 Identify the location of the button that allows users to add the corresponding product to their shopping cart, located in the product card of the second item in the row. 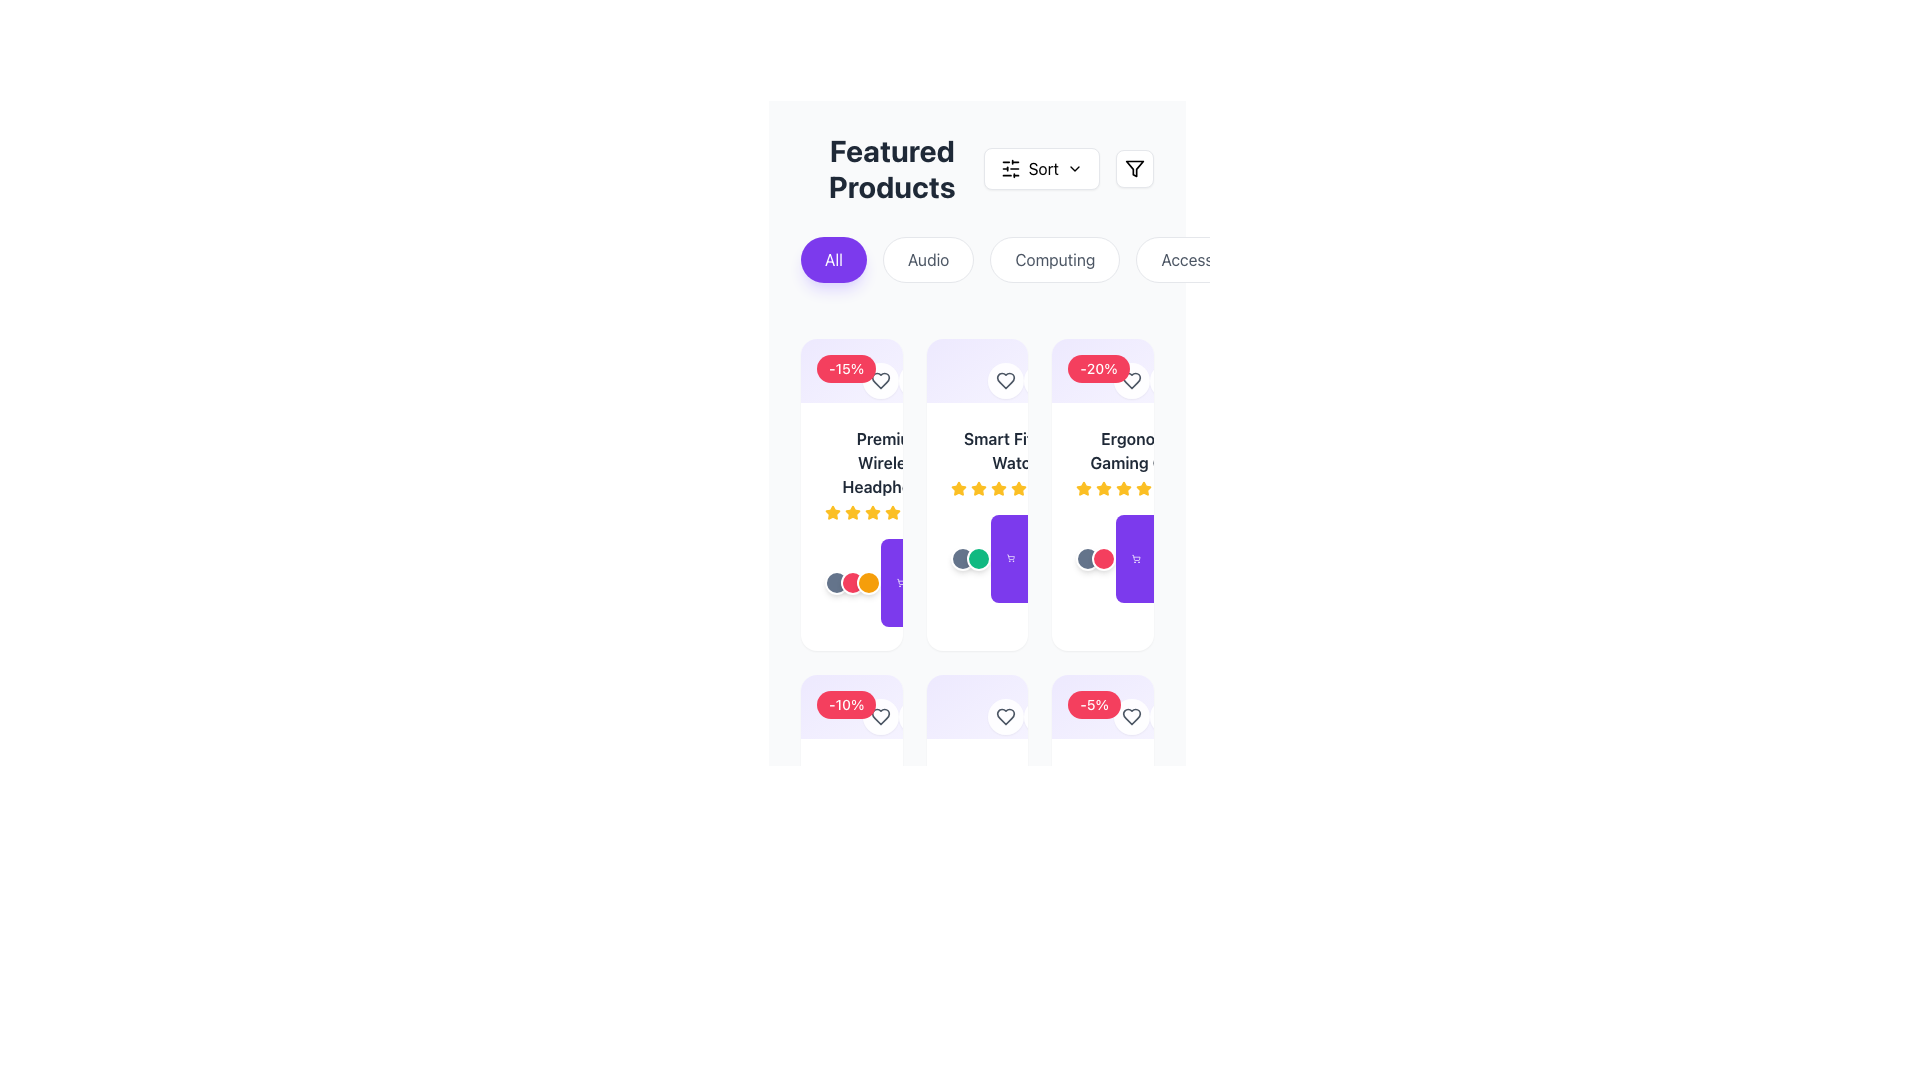
(924, 582).